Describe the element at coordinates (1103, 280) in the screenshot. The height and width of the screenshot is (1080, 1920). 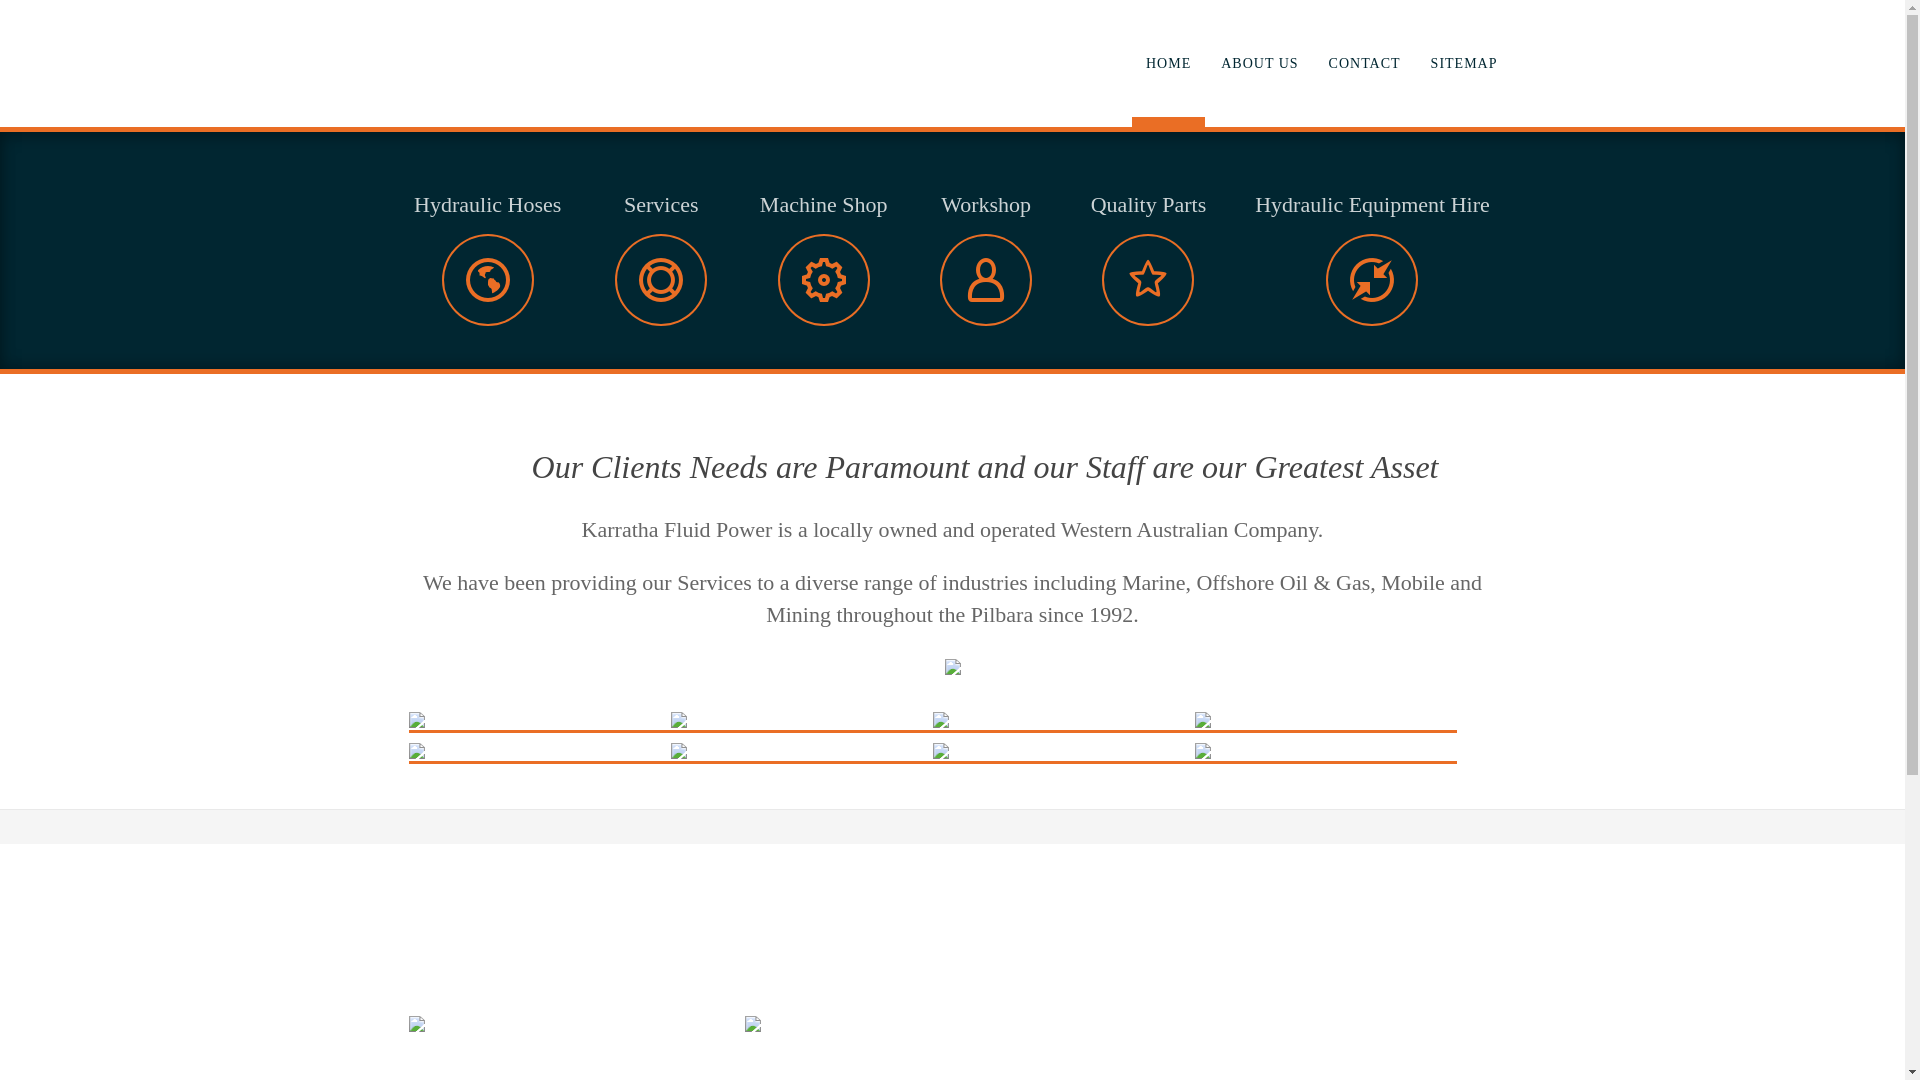
I see `'icon'` at that location.